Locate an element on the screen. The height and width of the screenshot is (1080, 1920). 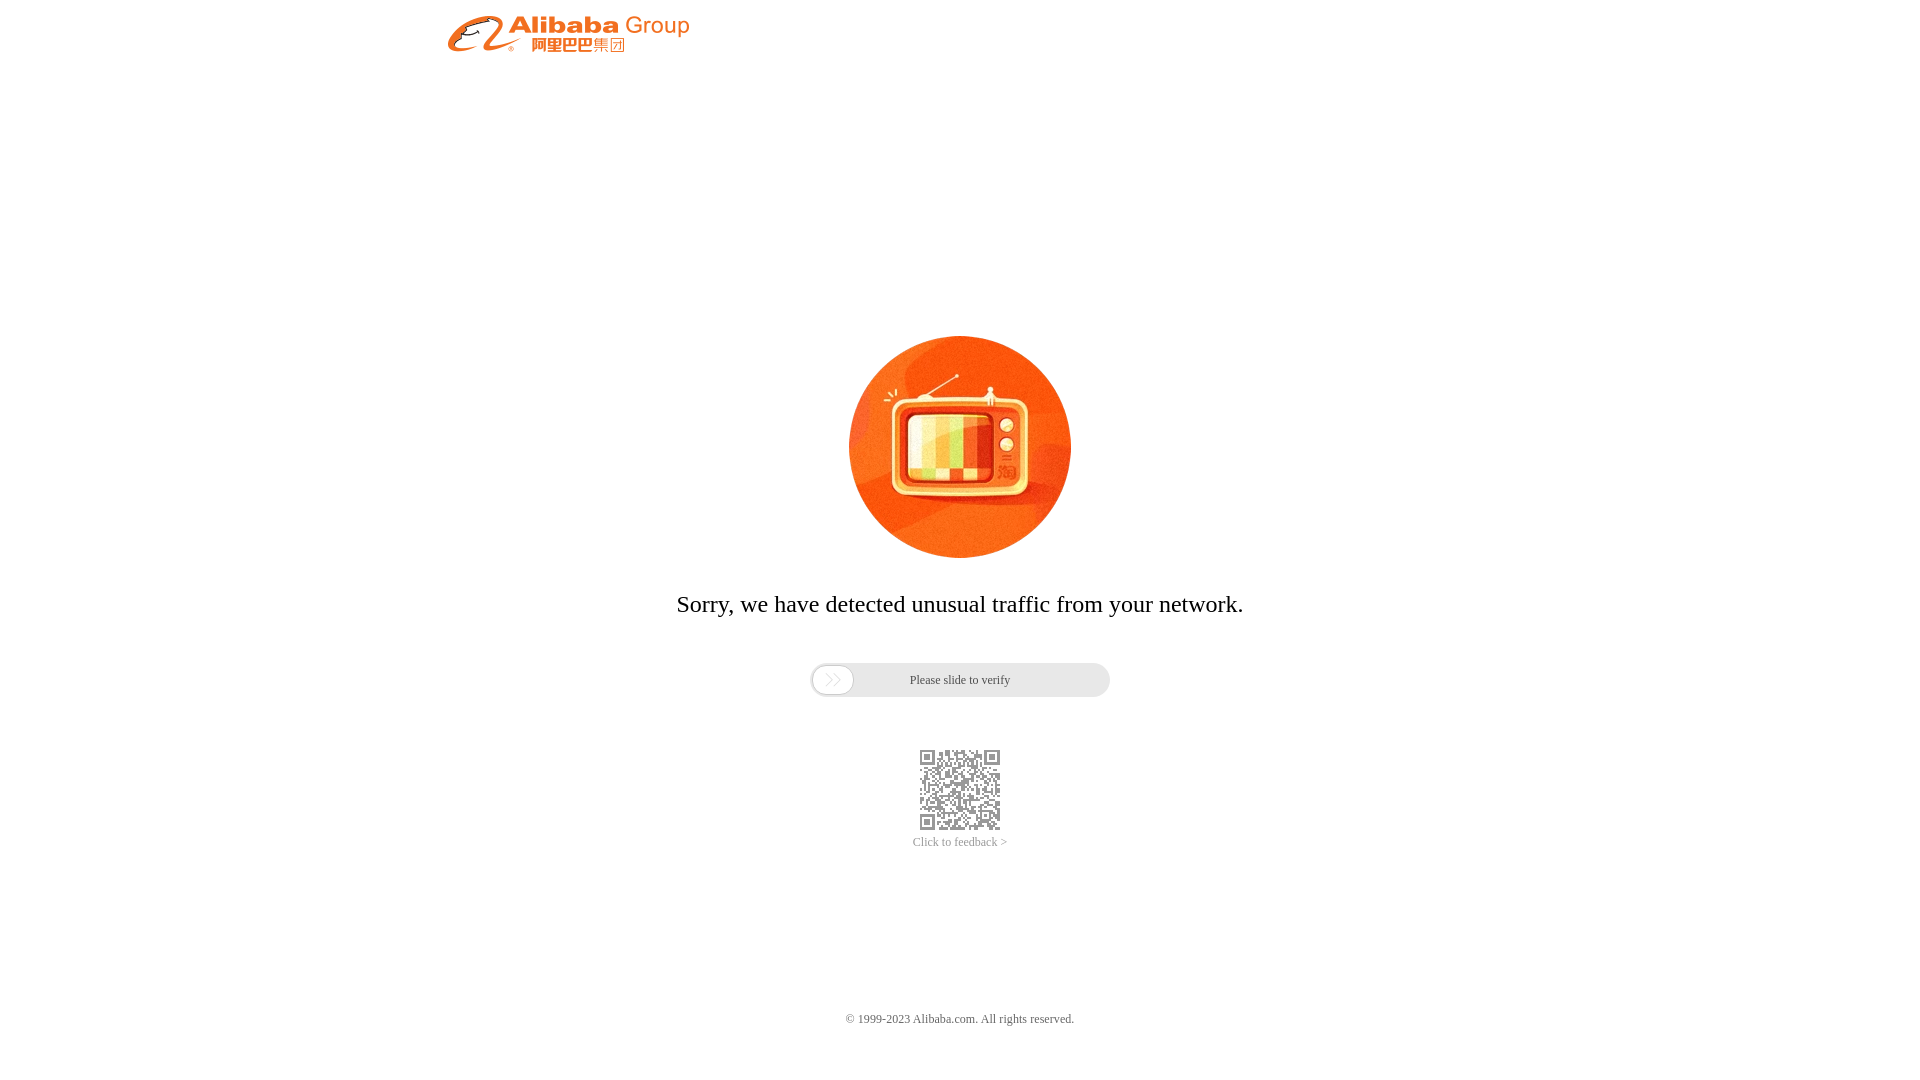
'Click to feedback >' is located at coordinates (960, 842).